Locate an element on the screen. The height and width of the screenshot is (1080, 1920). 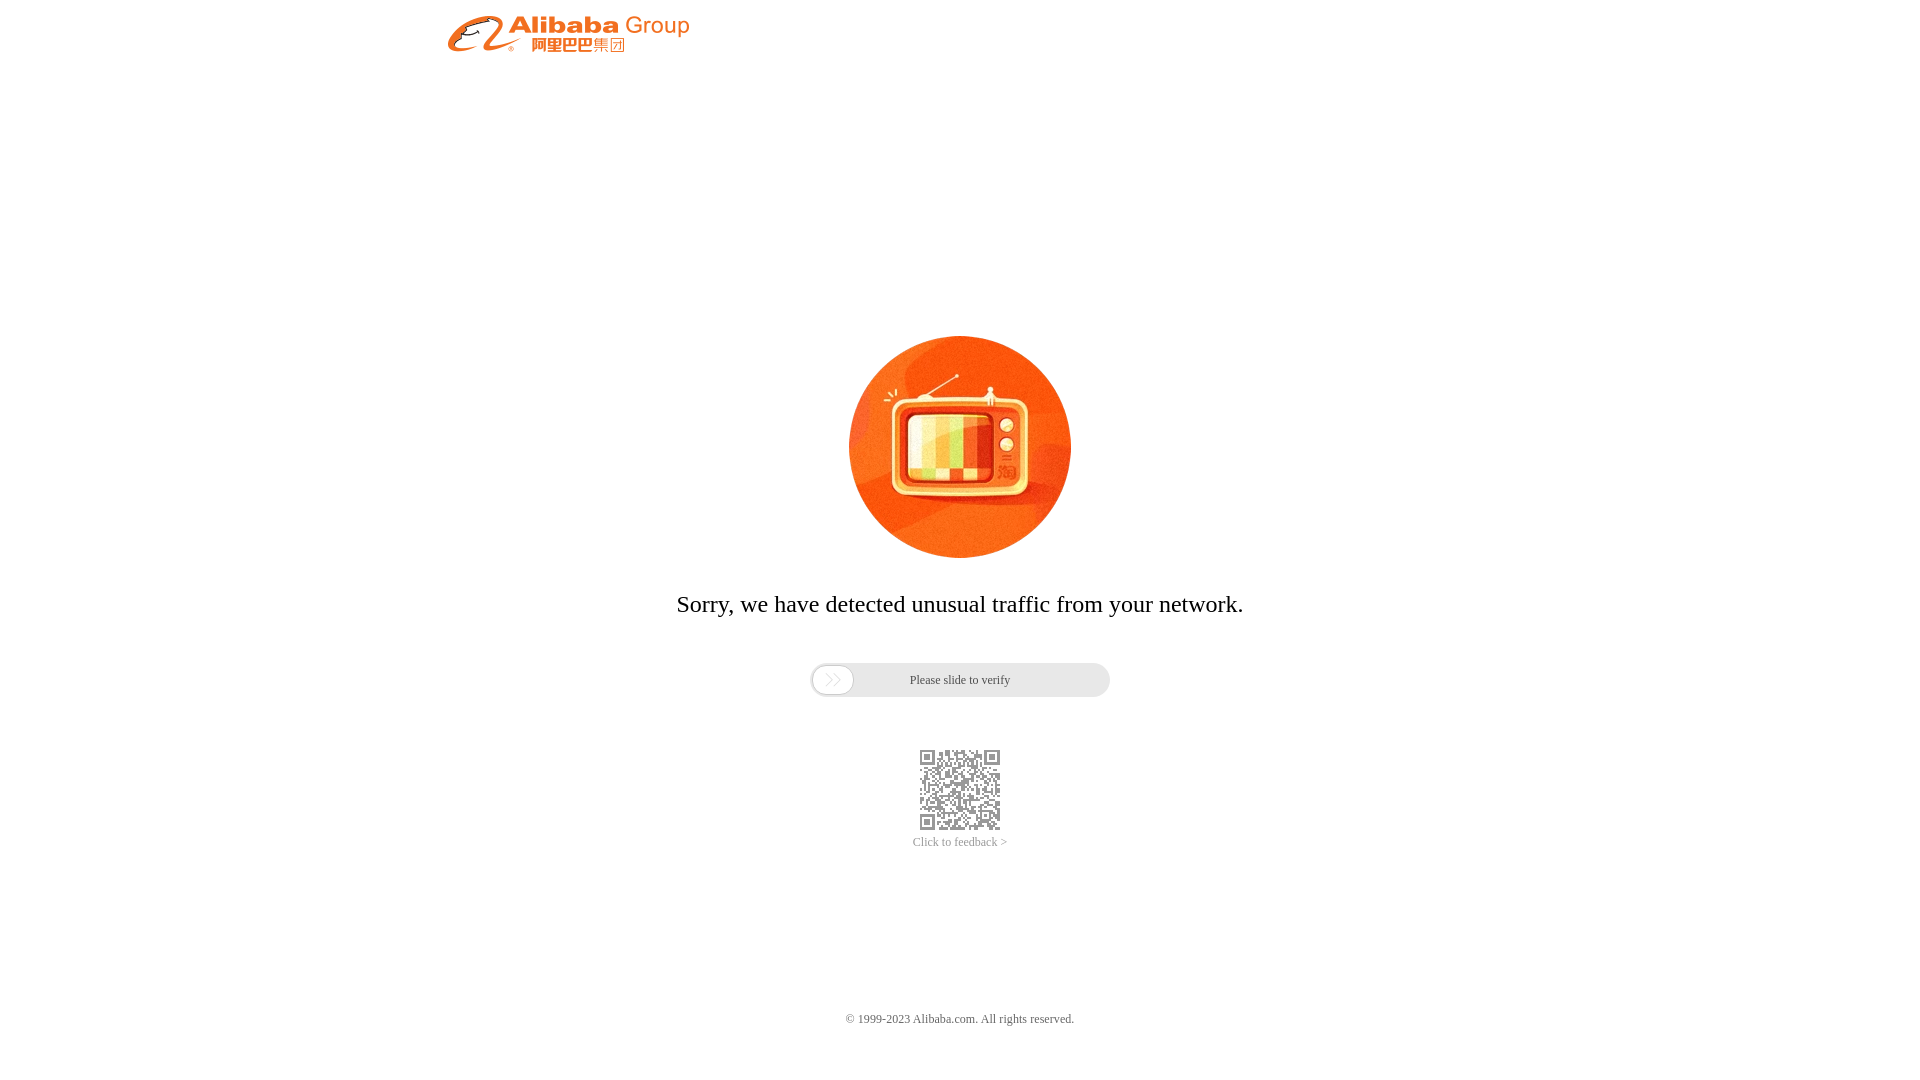
'Click to feedback >' is located at coordinates (960, 842).